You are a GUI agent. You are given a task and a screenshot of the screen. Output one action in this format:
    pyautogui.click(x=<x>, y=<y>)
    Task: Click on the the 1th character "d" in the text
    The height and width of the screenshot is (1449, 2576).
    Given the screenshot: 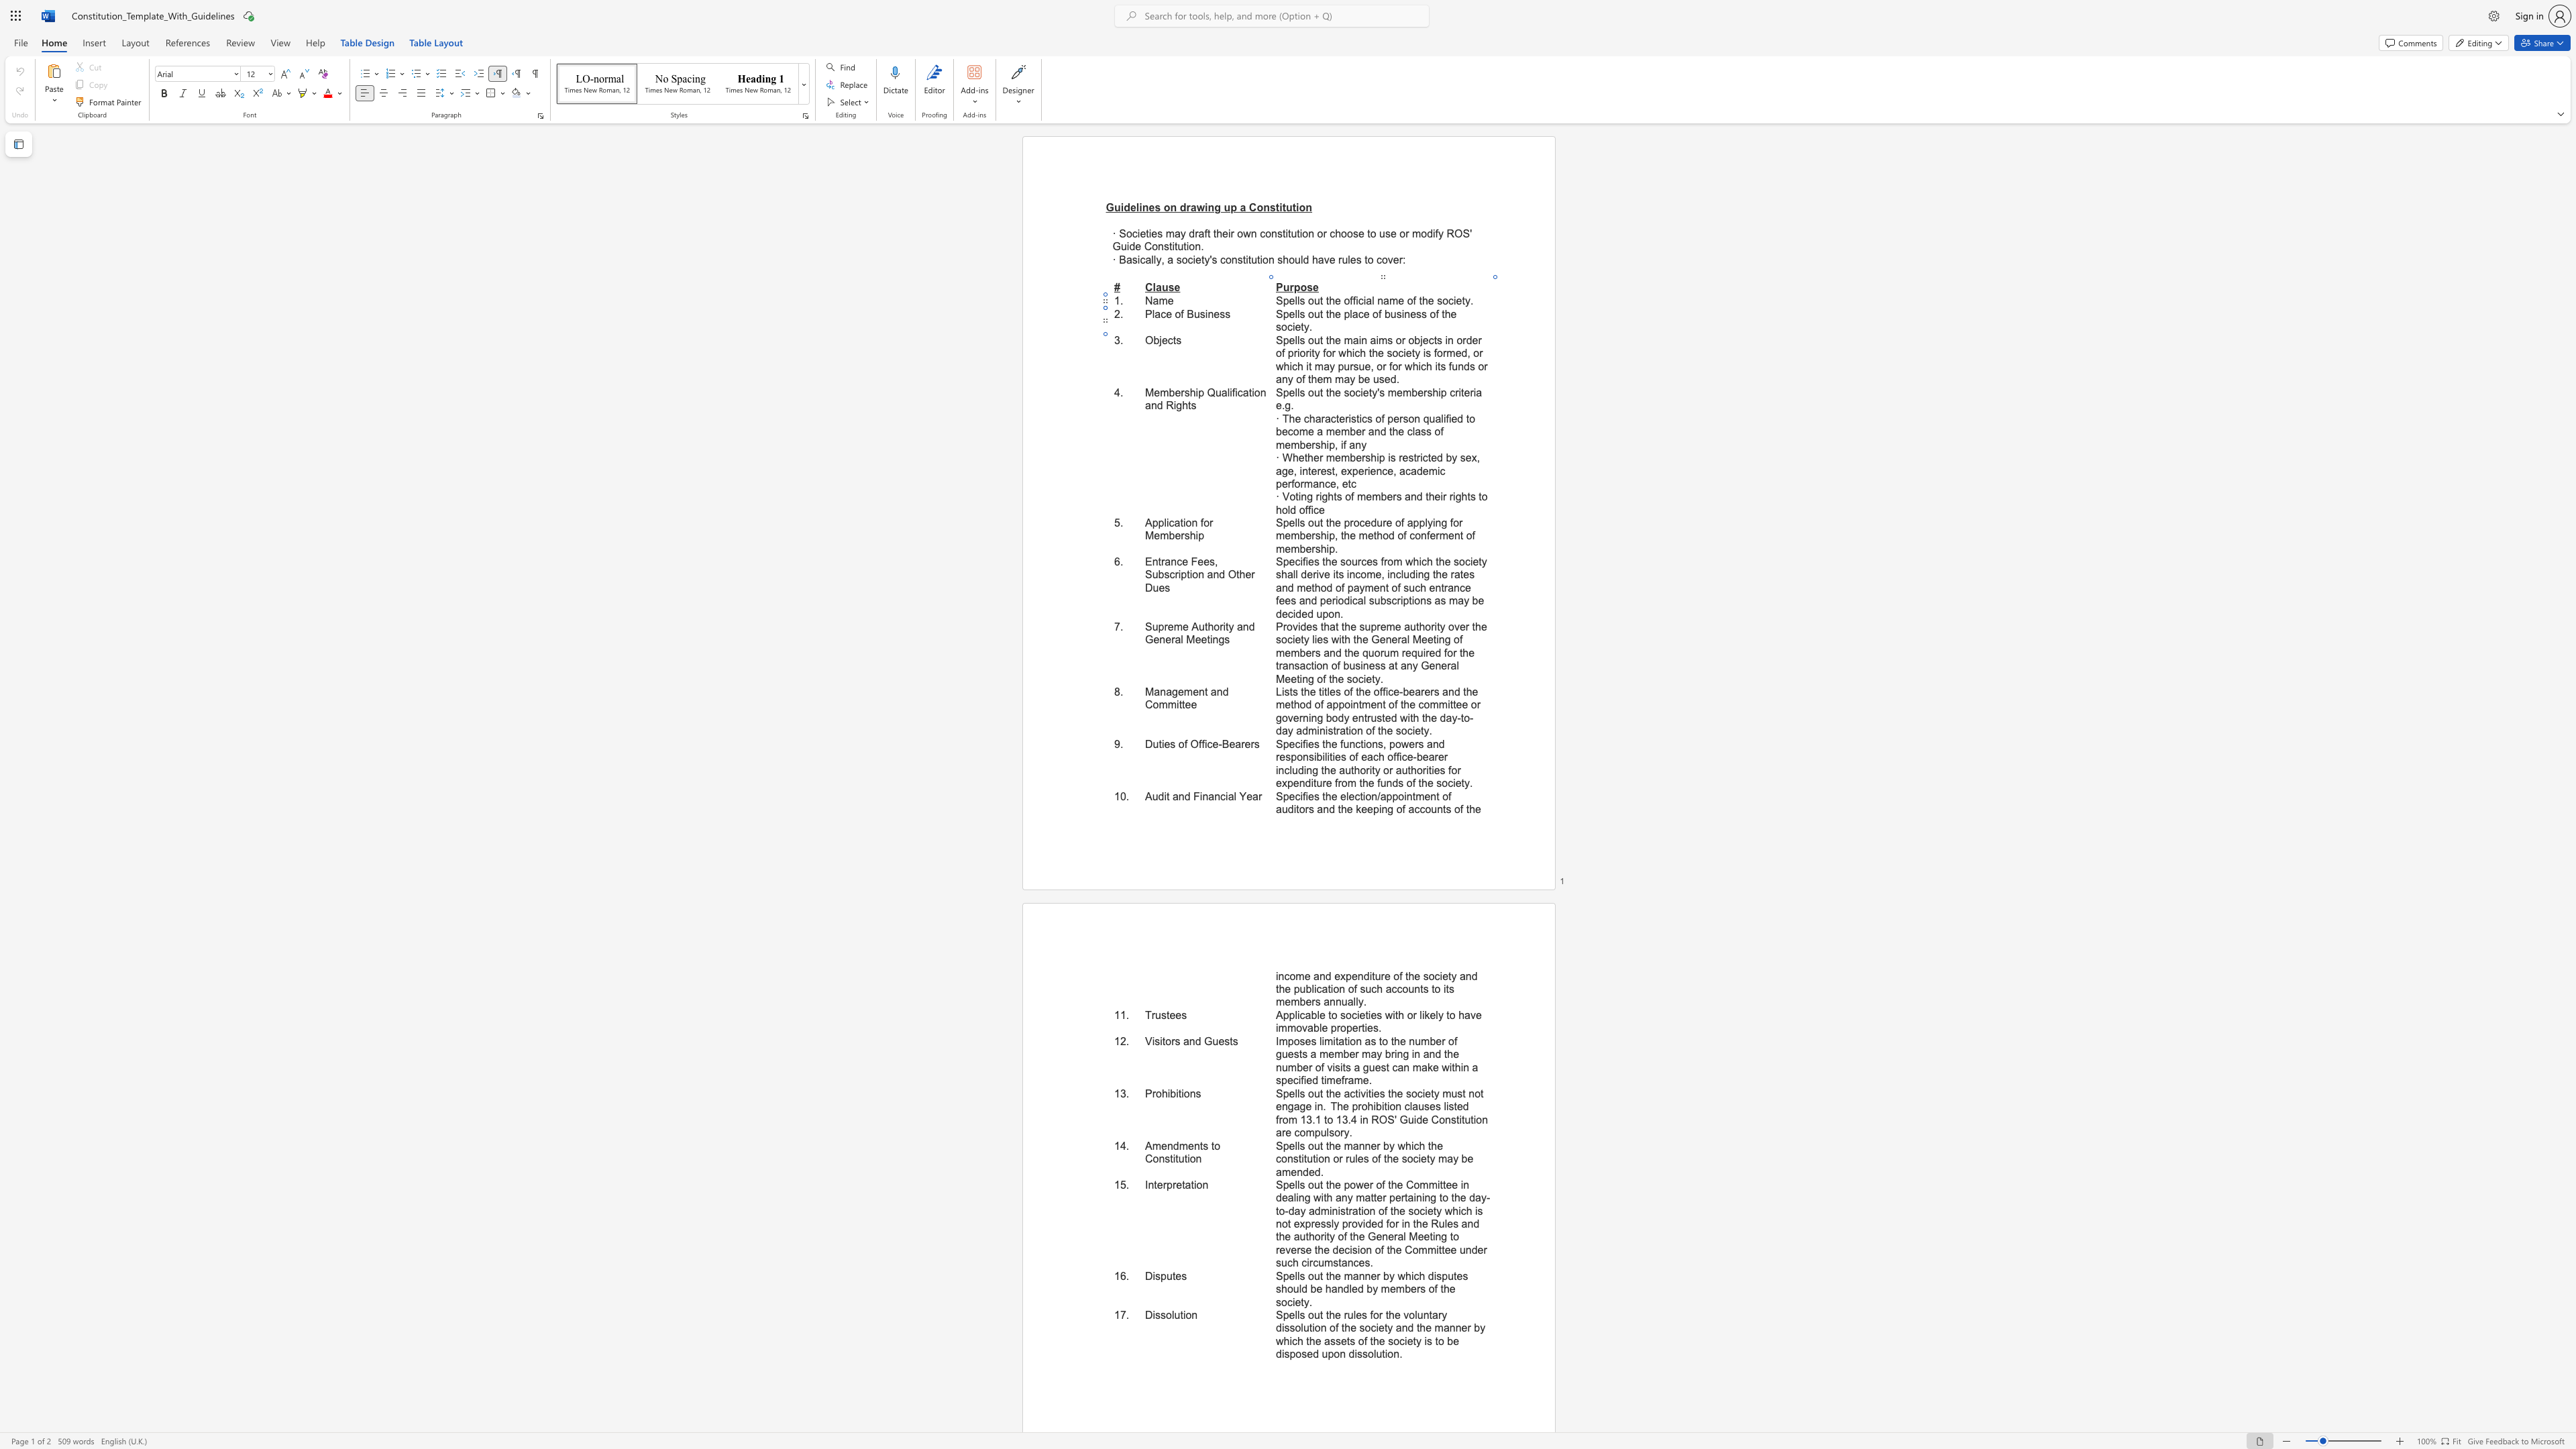 What is the action you would take?
    pyautogui.click(x=1458, y=418)
    